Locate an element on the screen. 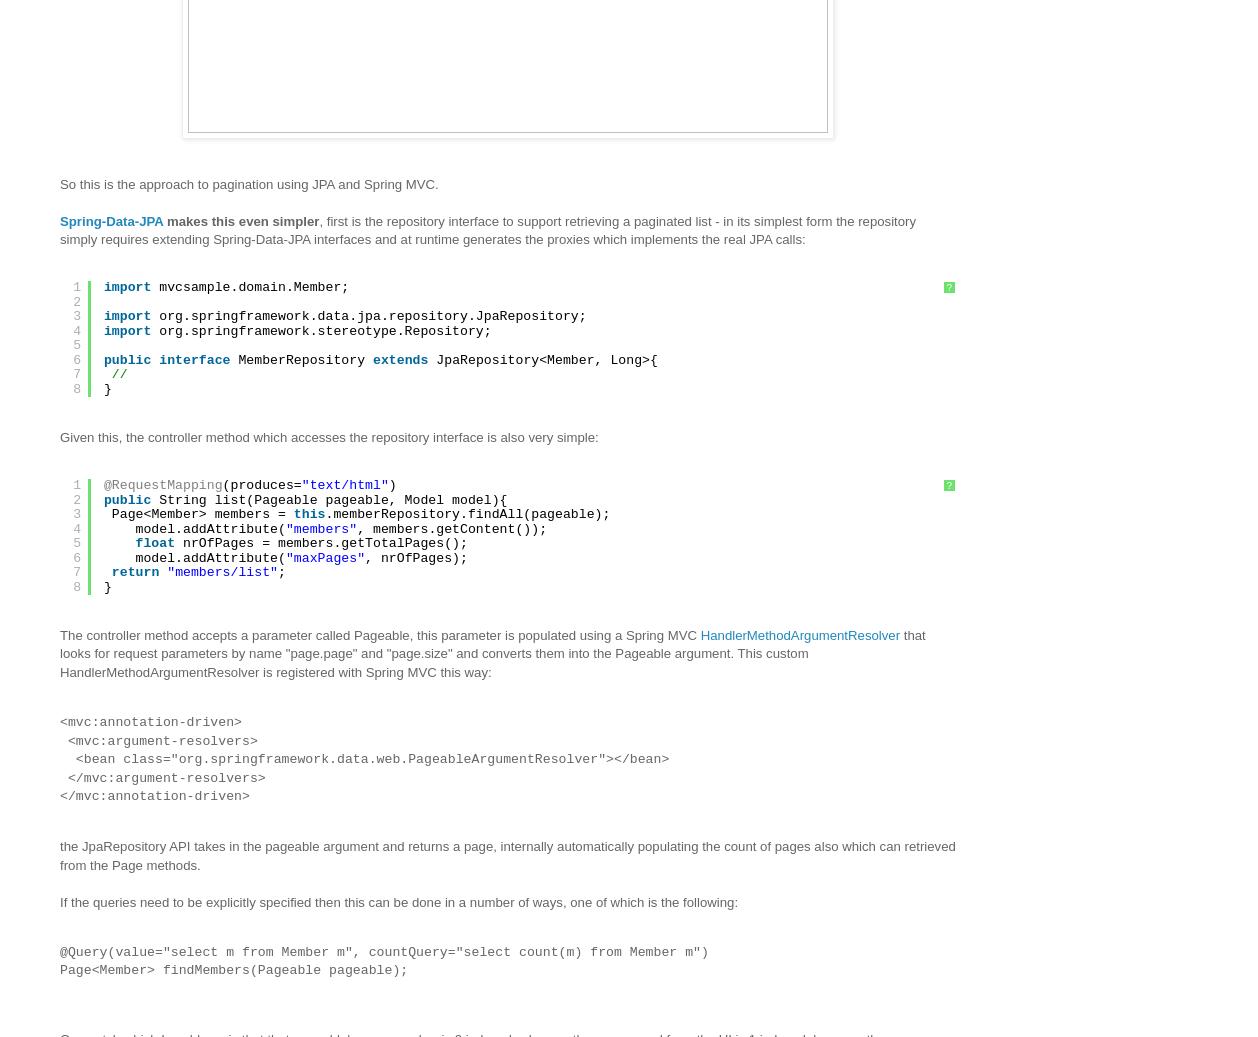 This screenshot has width=1258, height=1037. 'mvcsample.domain.Member;' is located at coordinates (253, 286).